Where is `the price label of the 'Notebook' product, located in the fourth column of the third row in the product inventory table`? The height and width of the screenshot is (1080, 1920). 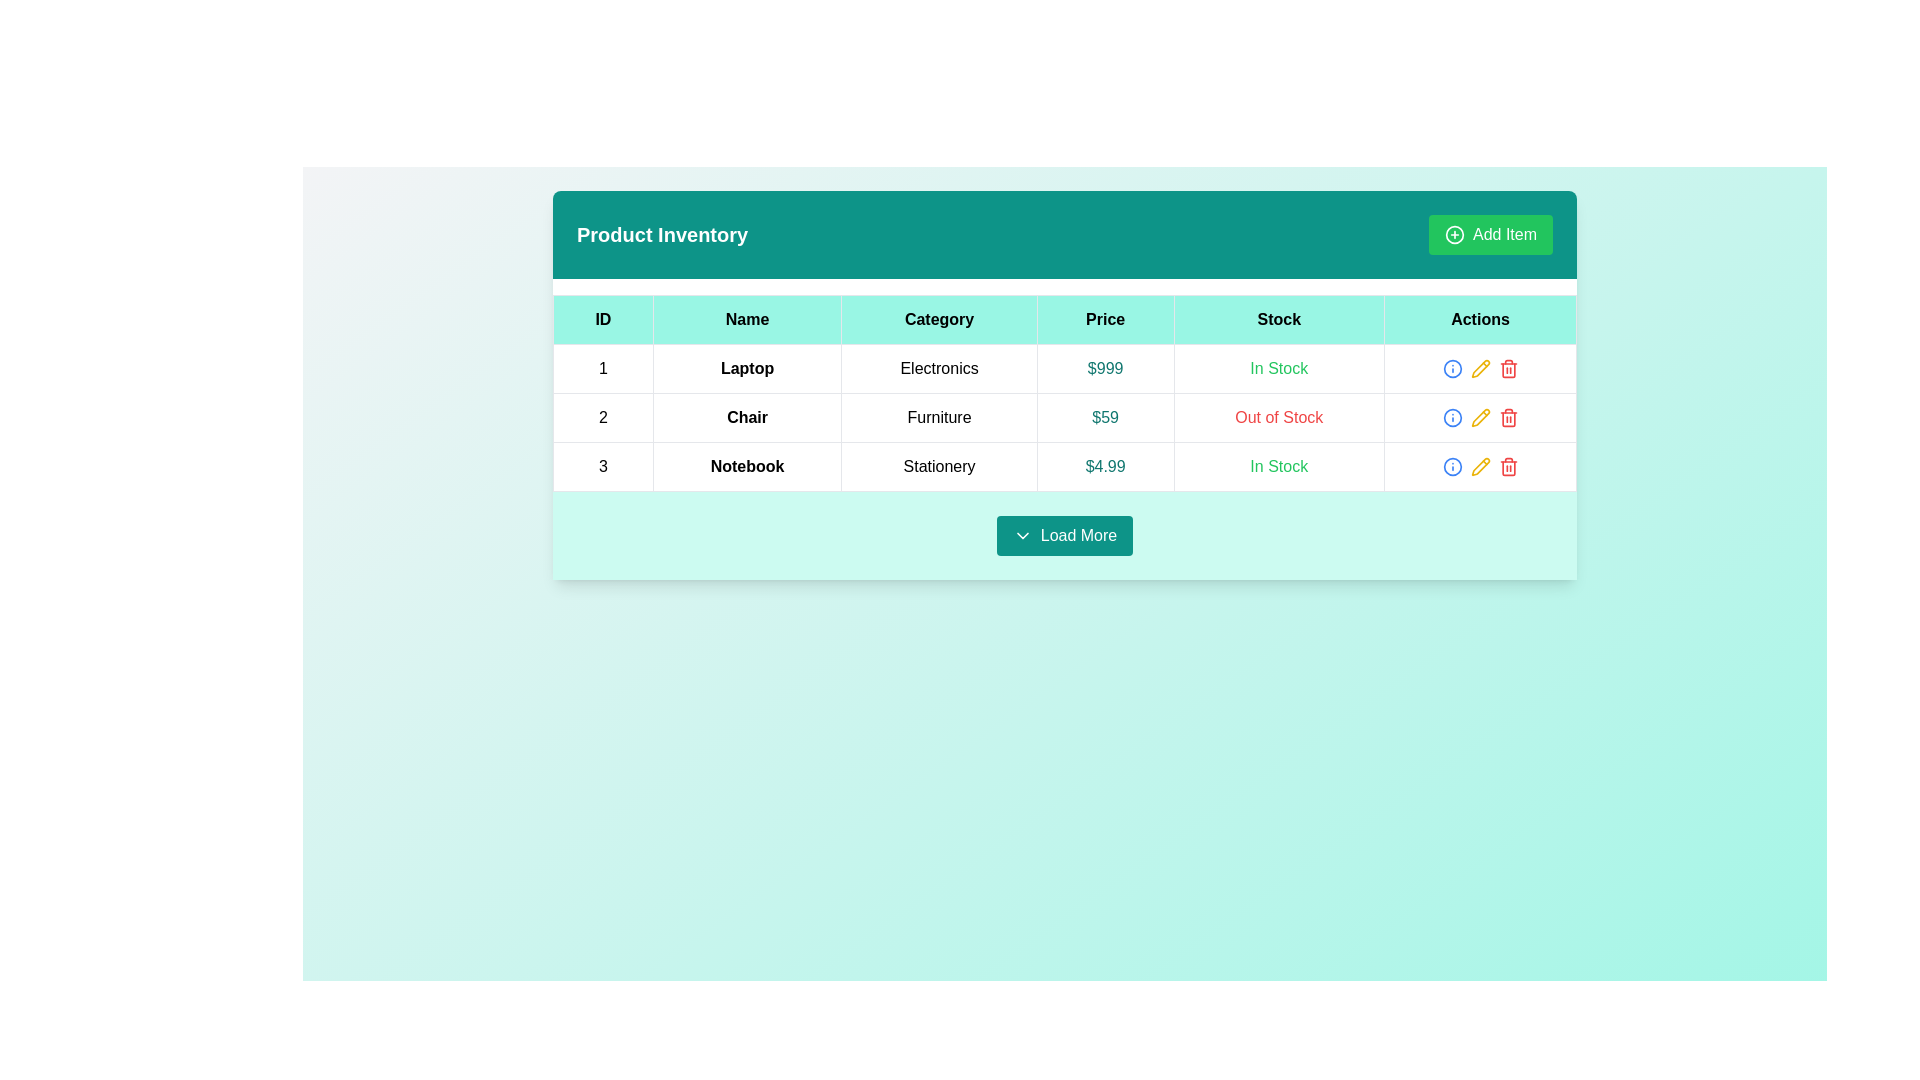
the price label of the 'Notebook' product, located in the fourth column of the third row in the product inventory table is located at coordinates (1104, 466).